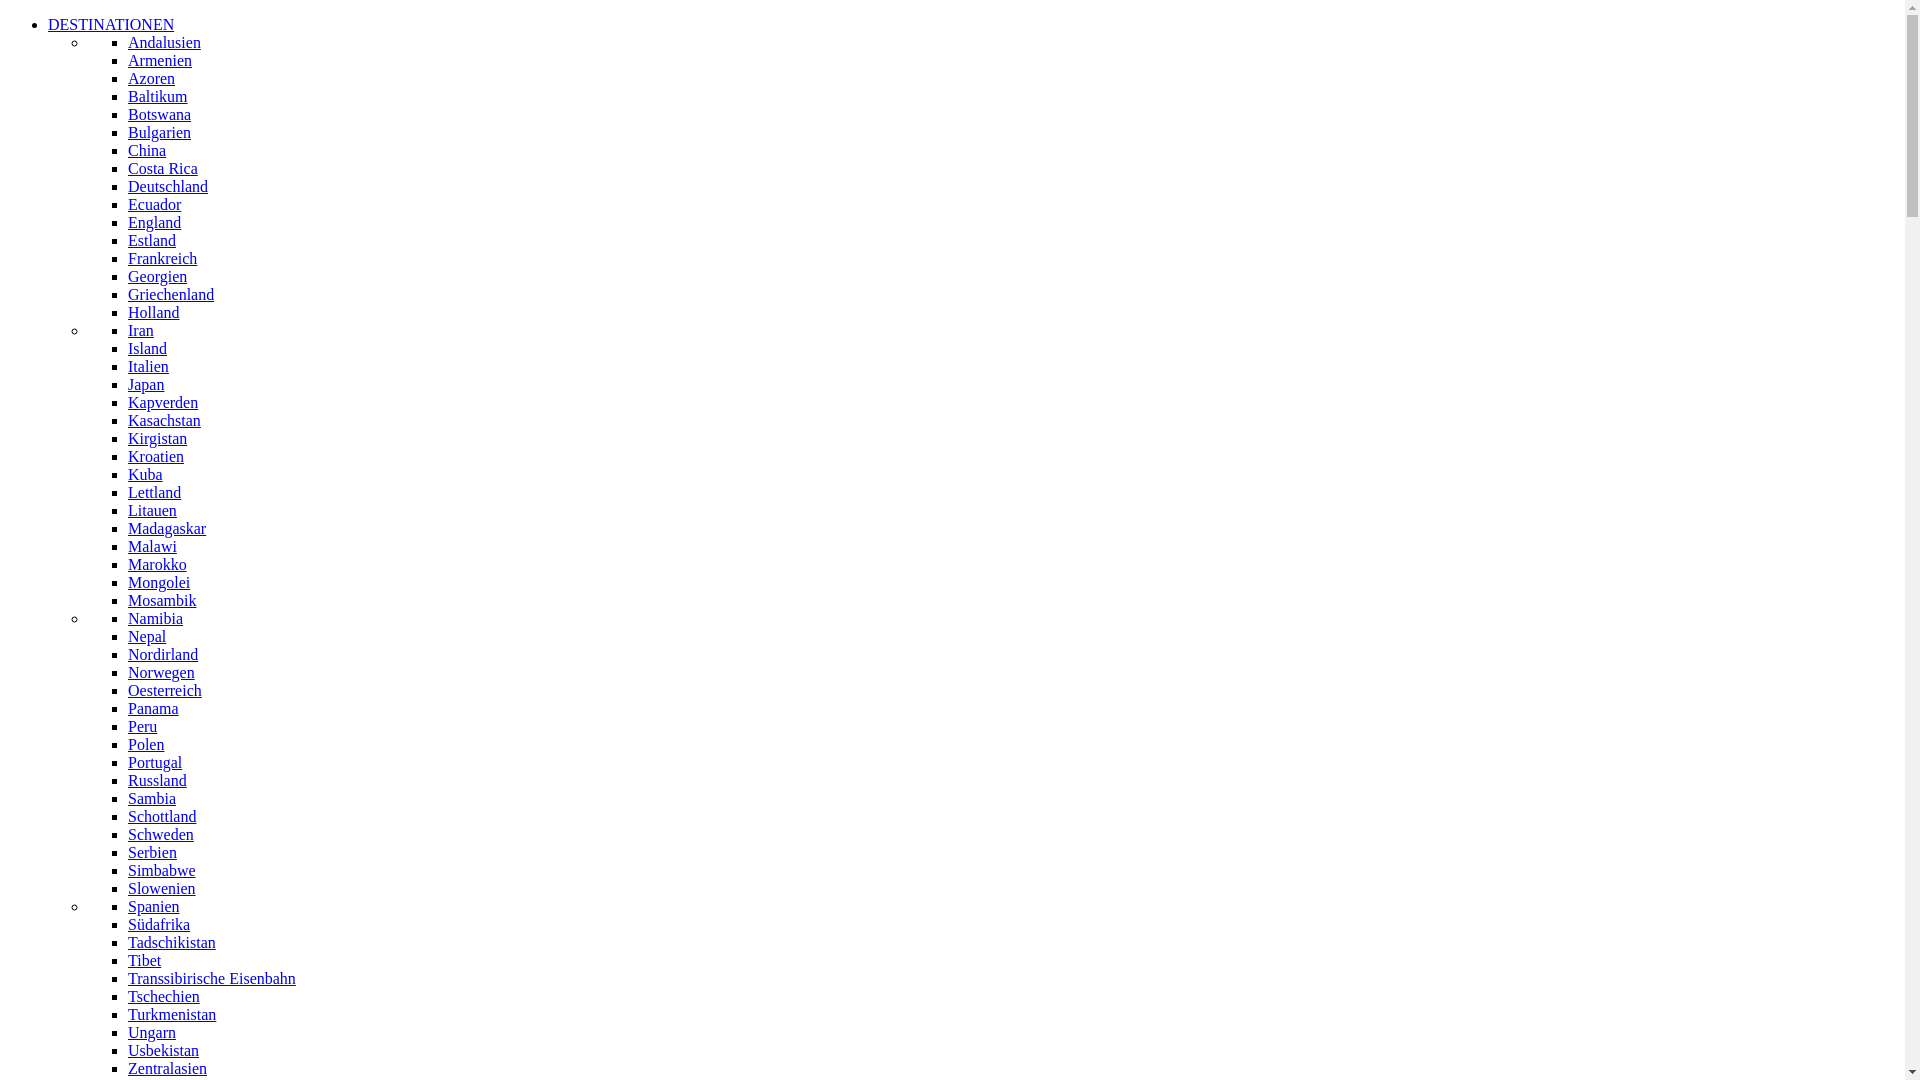  What do you see at coordinates (157, 96) in the screenshot?
I see `'Baltikum'` at bounding box center [157, 96].